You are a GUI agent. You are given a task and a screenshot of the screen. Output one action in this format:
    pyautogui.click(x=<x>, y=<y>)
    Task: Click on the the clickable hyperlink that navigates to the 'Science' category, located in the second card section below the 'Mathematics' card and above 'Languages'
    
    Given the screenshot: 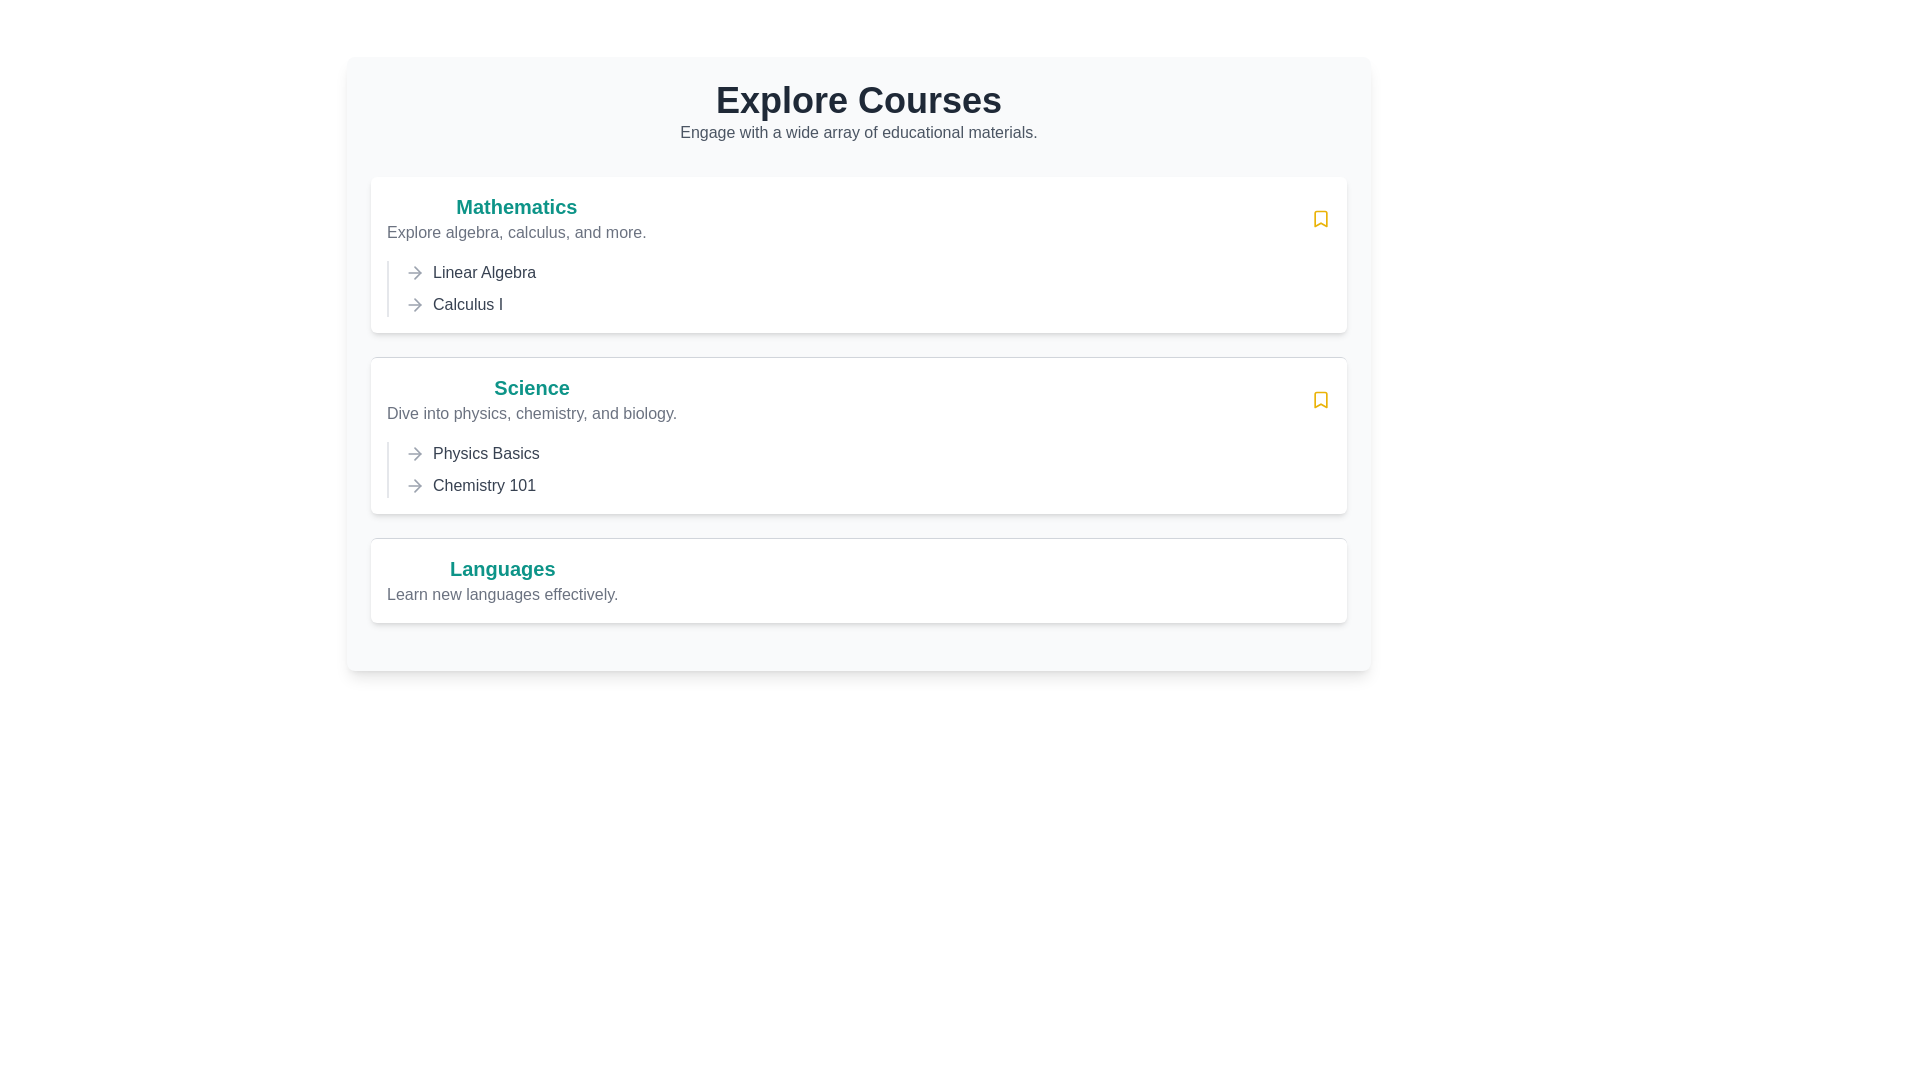 What is the action you would take?
    pyautogui.click(x=532, y=388)
    